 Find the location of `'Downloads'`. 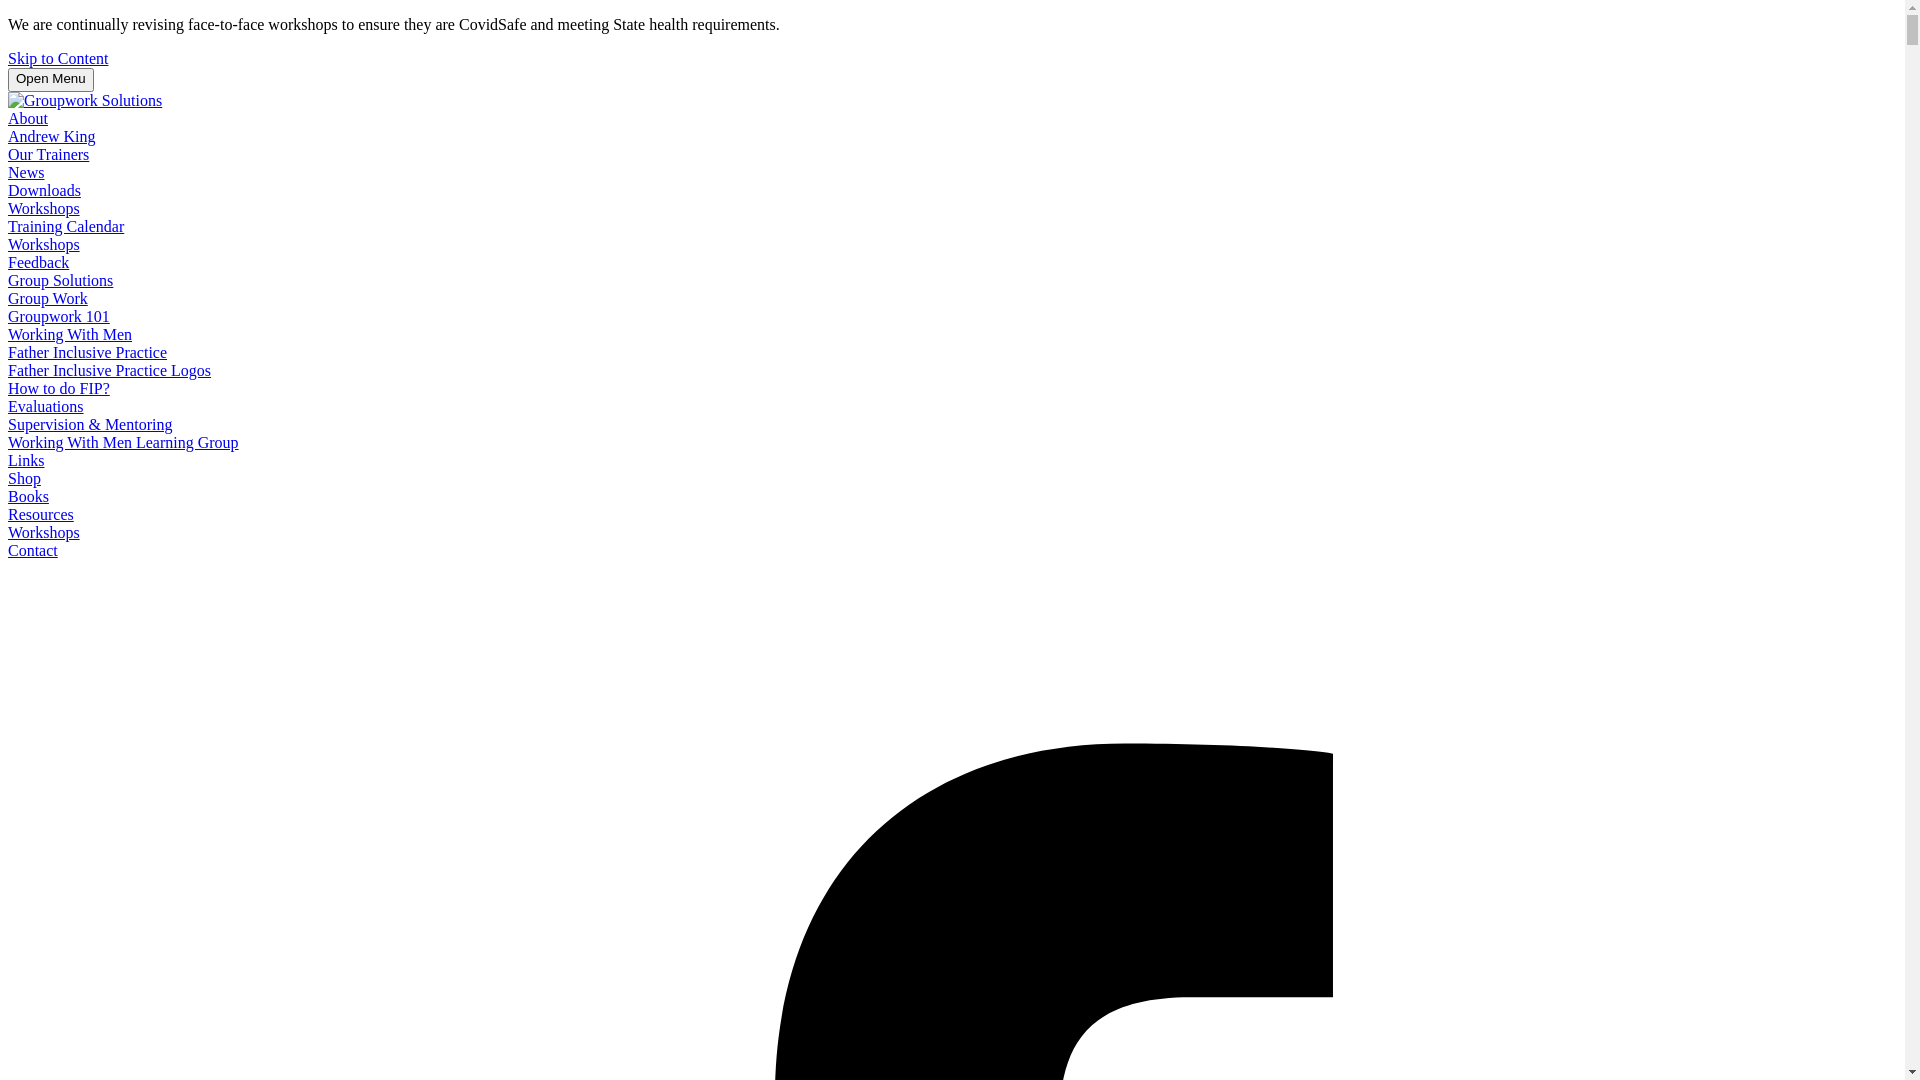

'Downloads' is located at coordinates (44, 190).